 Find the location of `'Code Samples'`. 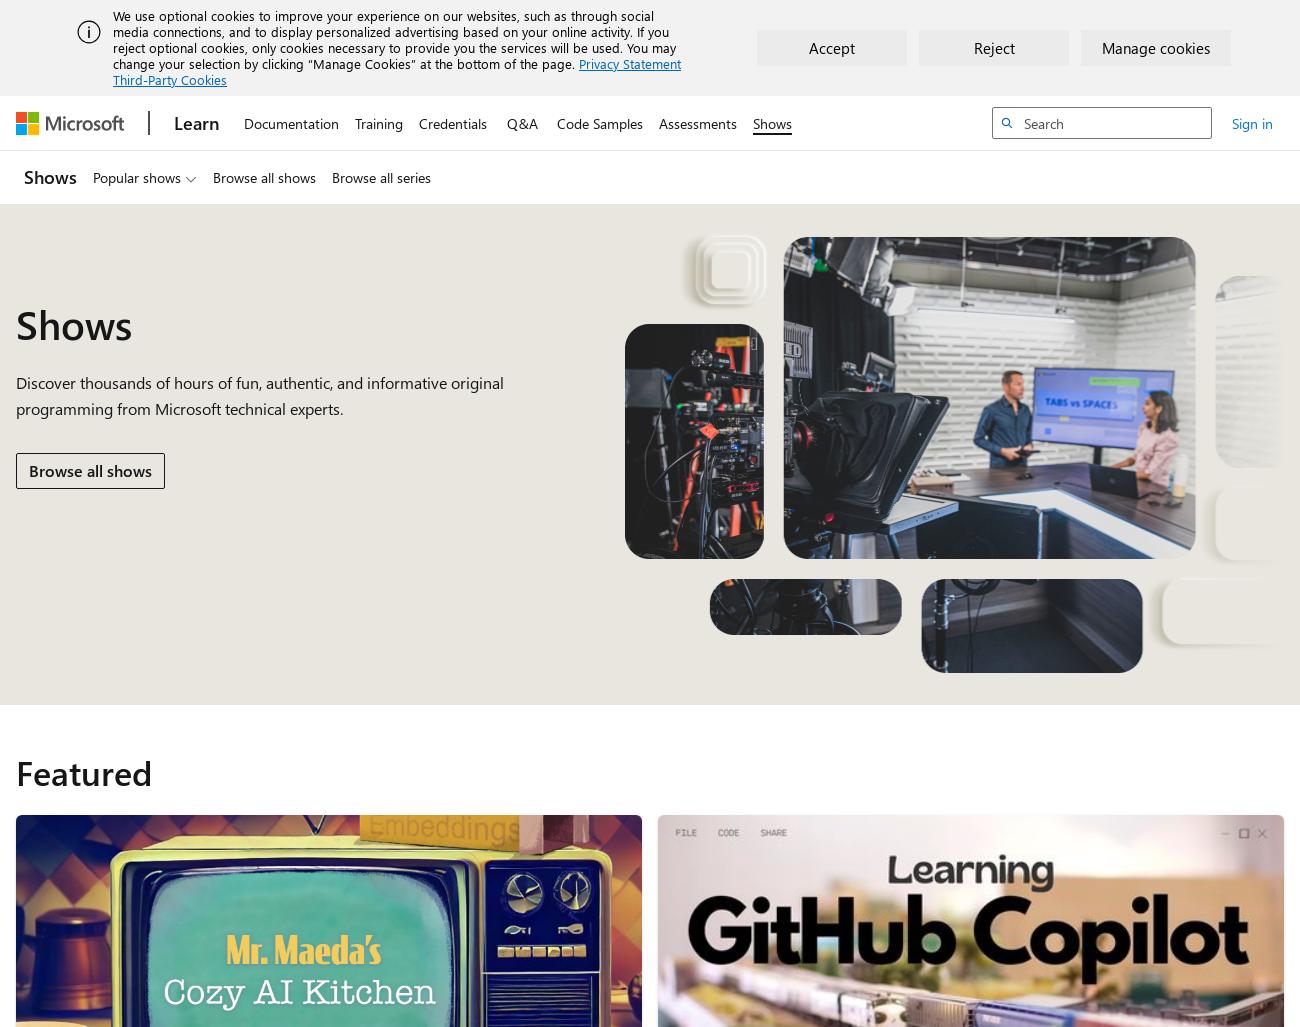

'Code Samples' is located at coordinates (556, 122).